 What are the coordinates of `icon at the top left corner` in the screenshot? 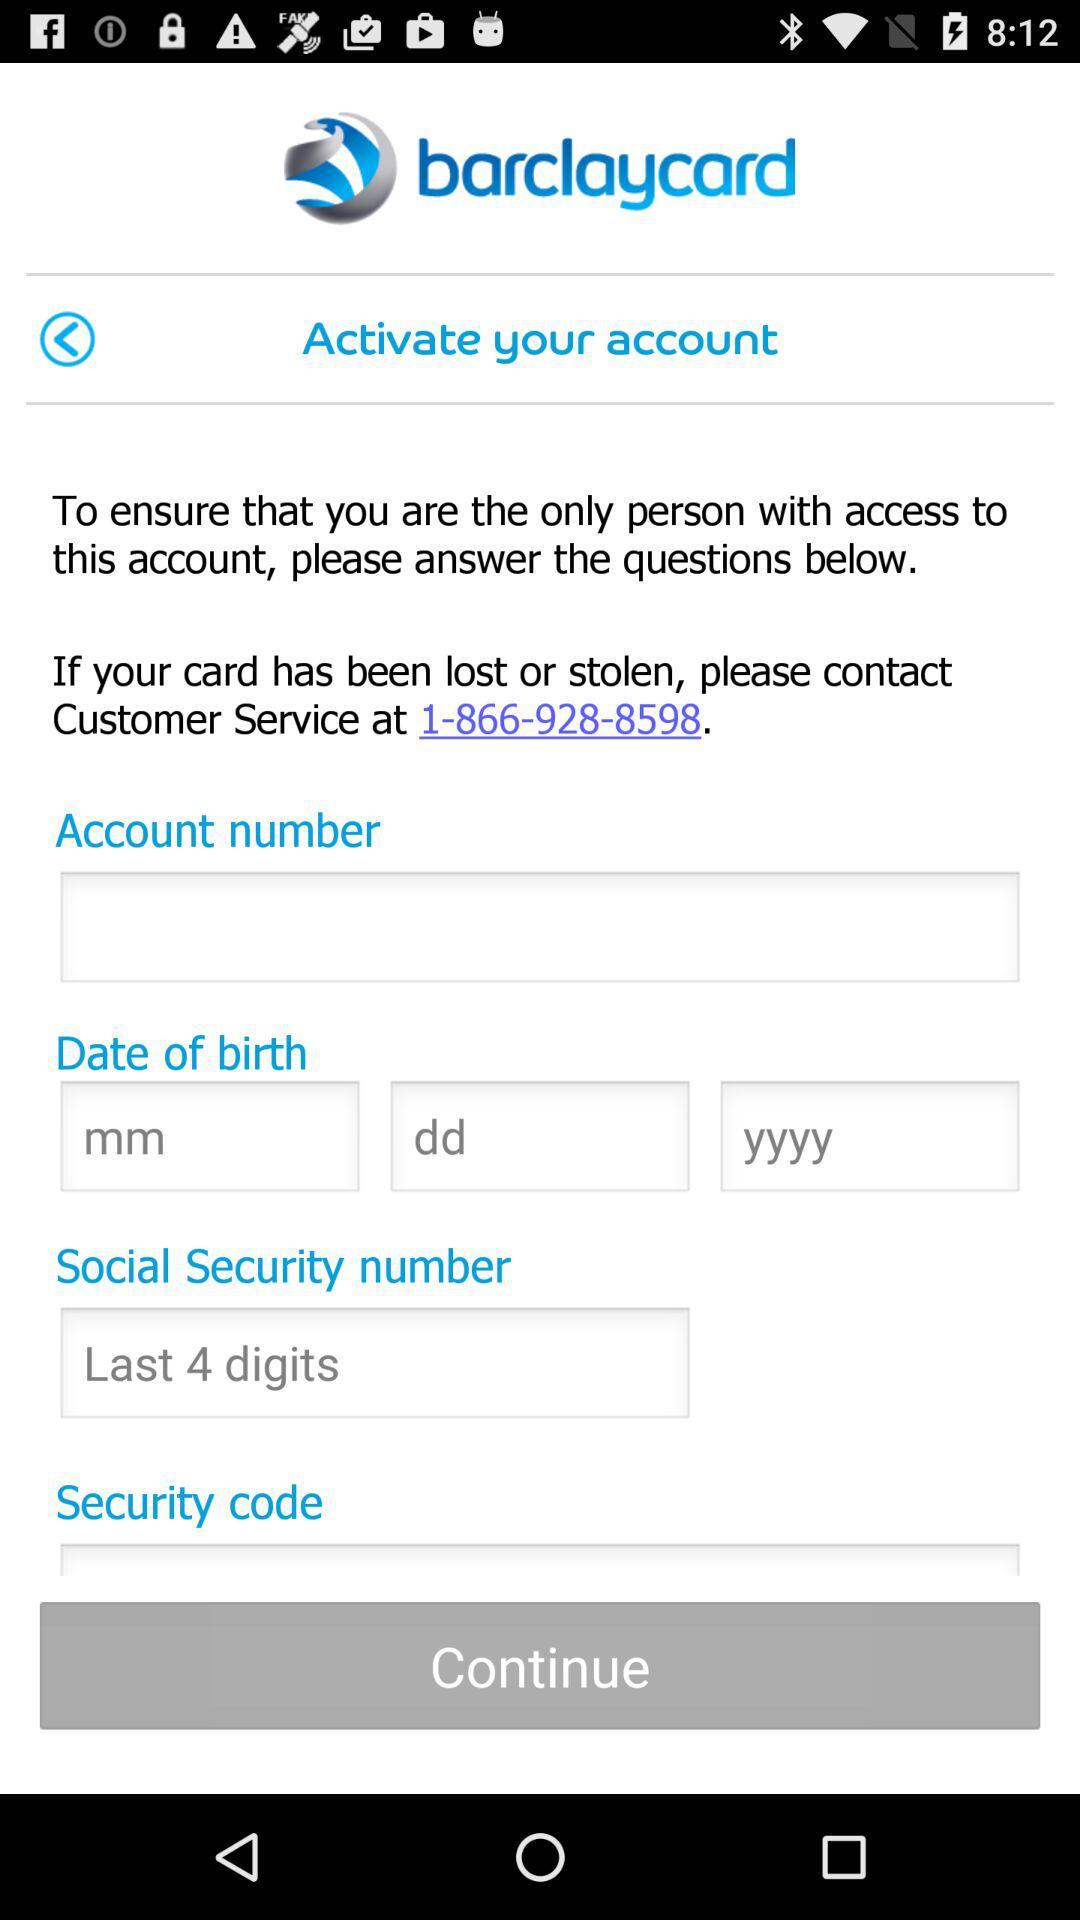 It's located at (66, 339).